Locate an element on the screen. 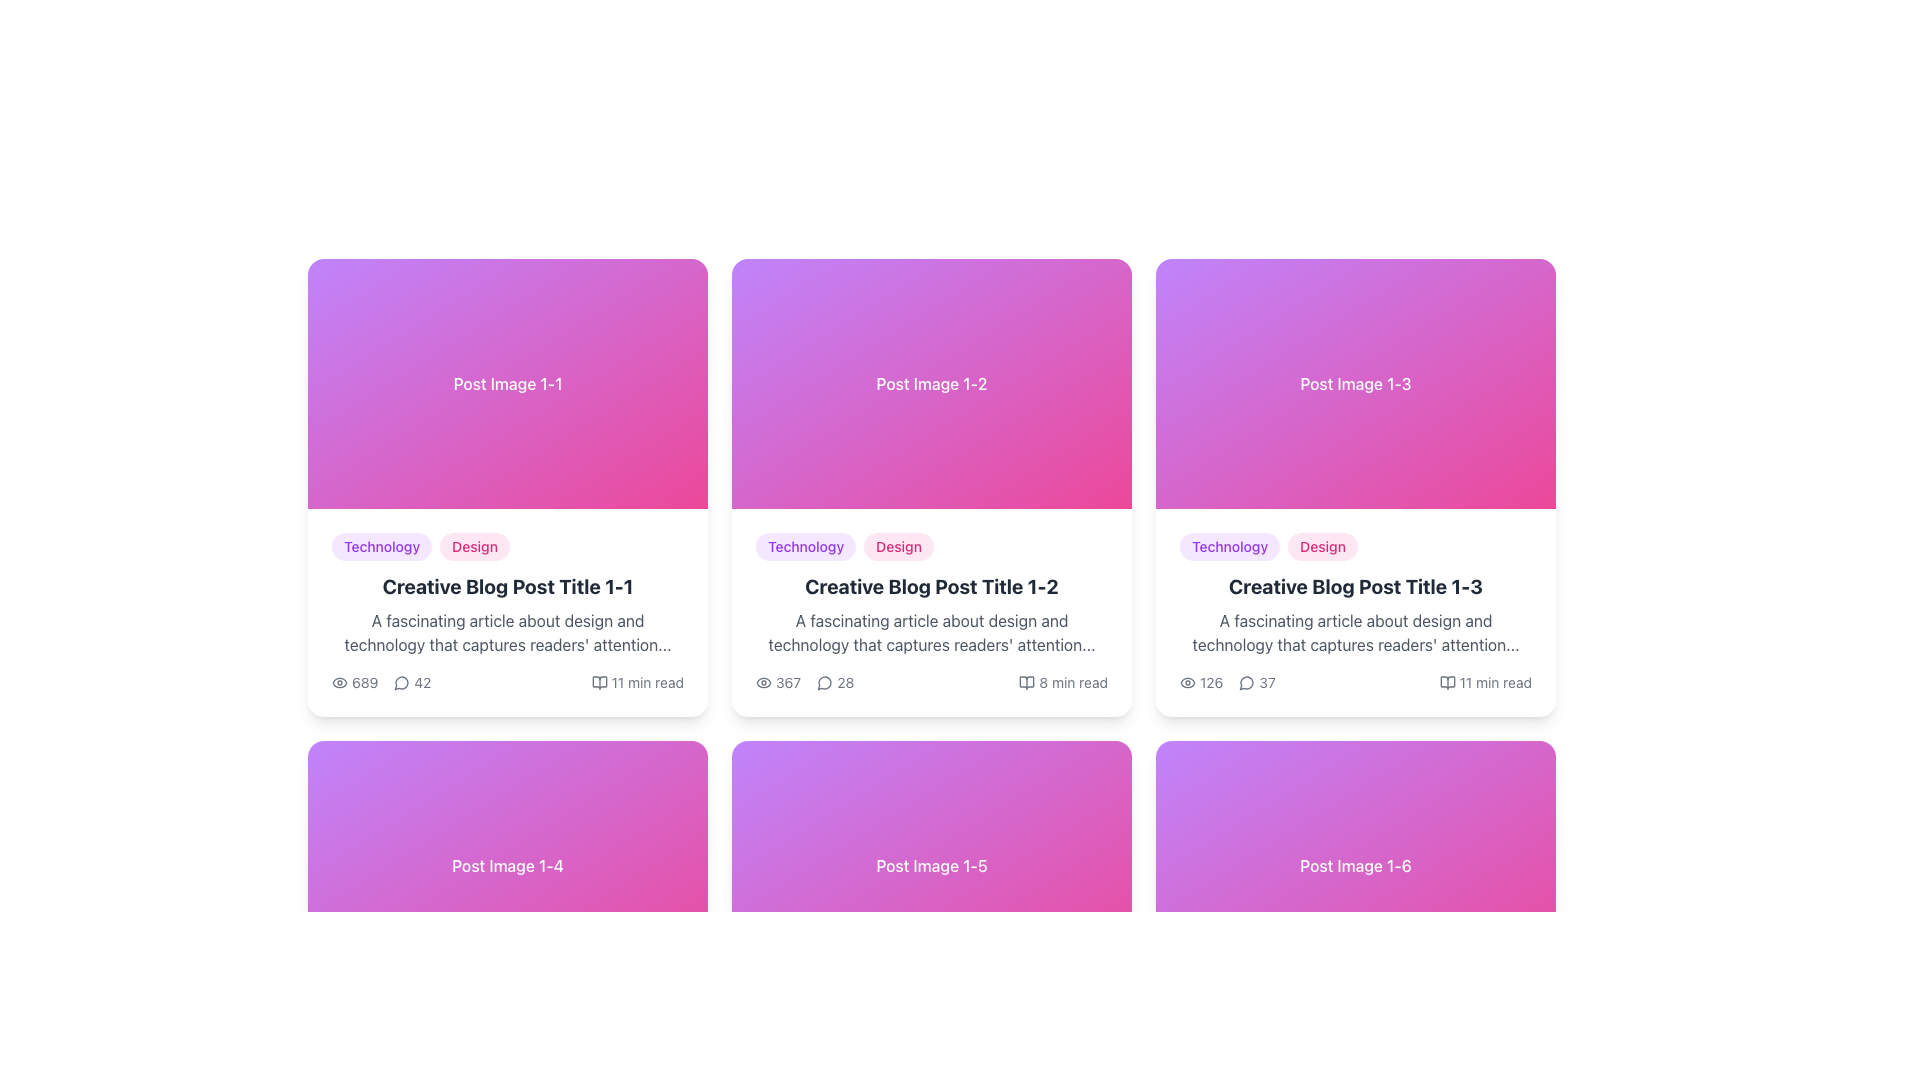 This screenshot has height=1080, width=1920. the Text Label that provides a brief description of the article, located below the title 'Creative Blog Post Title 1-1' and above the metadata section is located at coordinates (508, 632).